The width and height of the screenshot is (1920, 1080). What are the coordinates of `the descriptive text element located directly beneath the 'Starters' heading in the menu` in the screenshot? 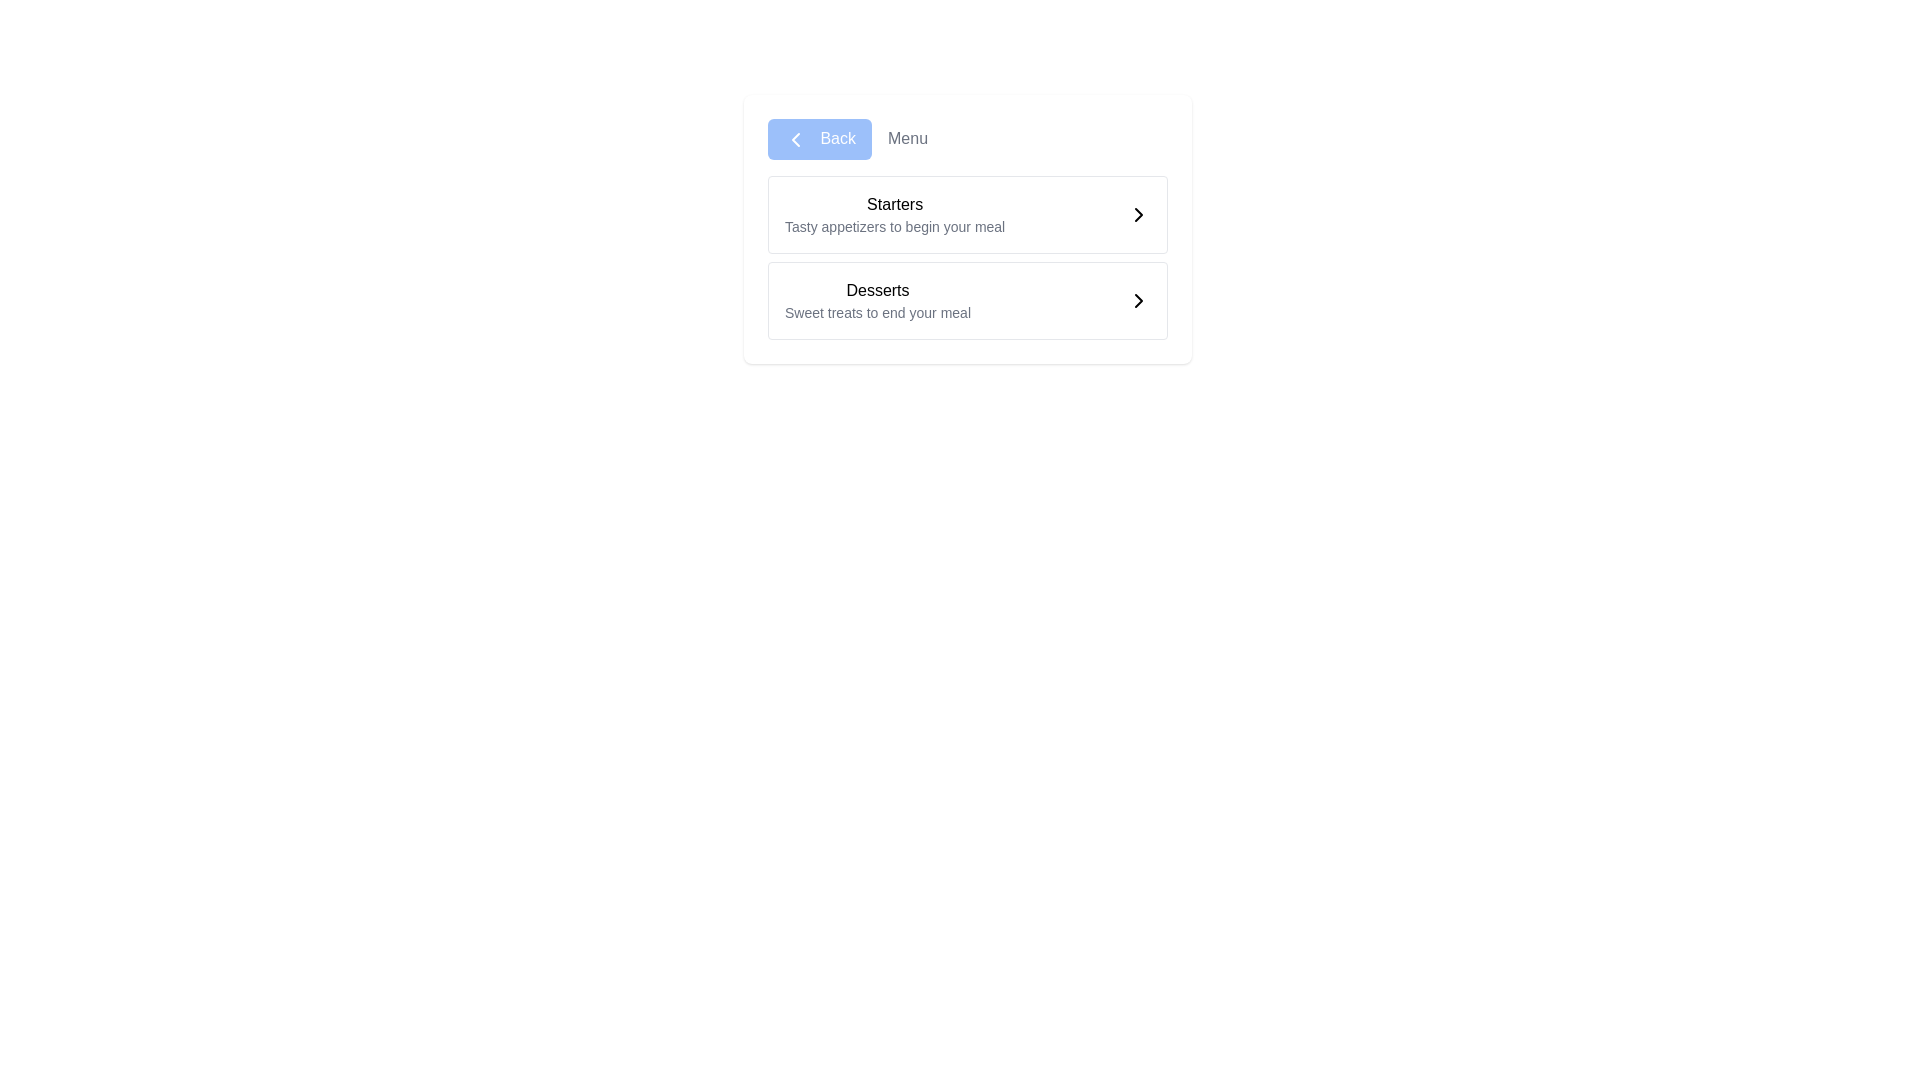 It's located at (894, 225).